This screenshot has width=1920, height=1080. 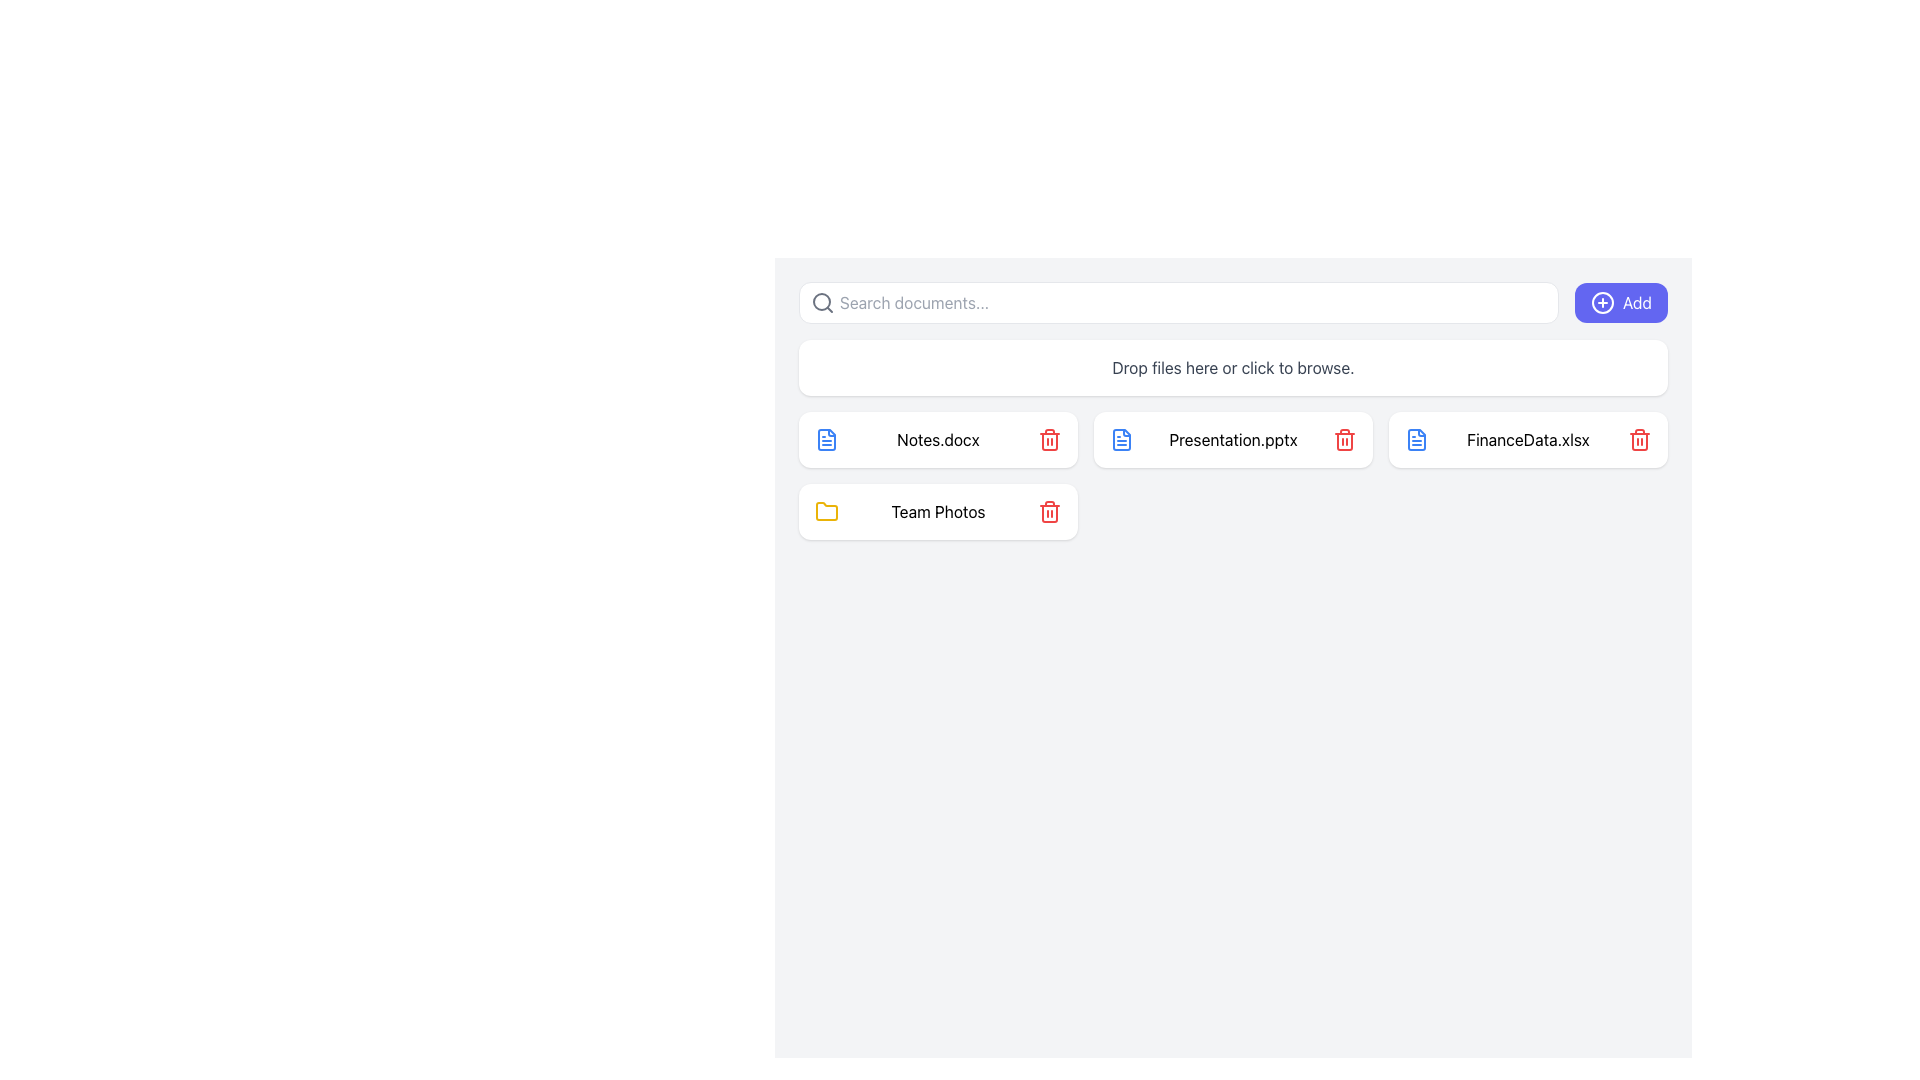 What do you see at coordinates (1527, 438) in the screenshot?
I see `the filename displayed` at bounding box center [1527, 438].